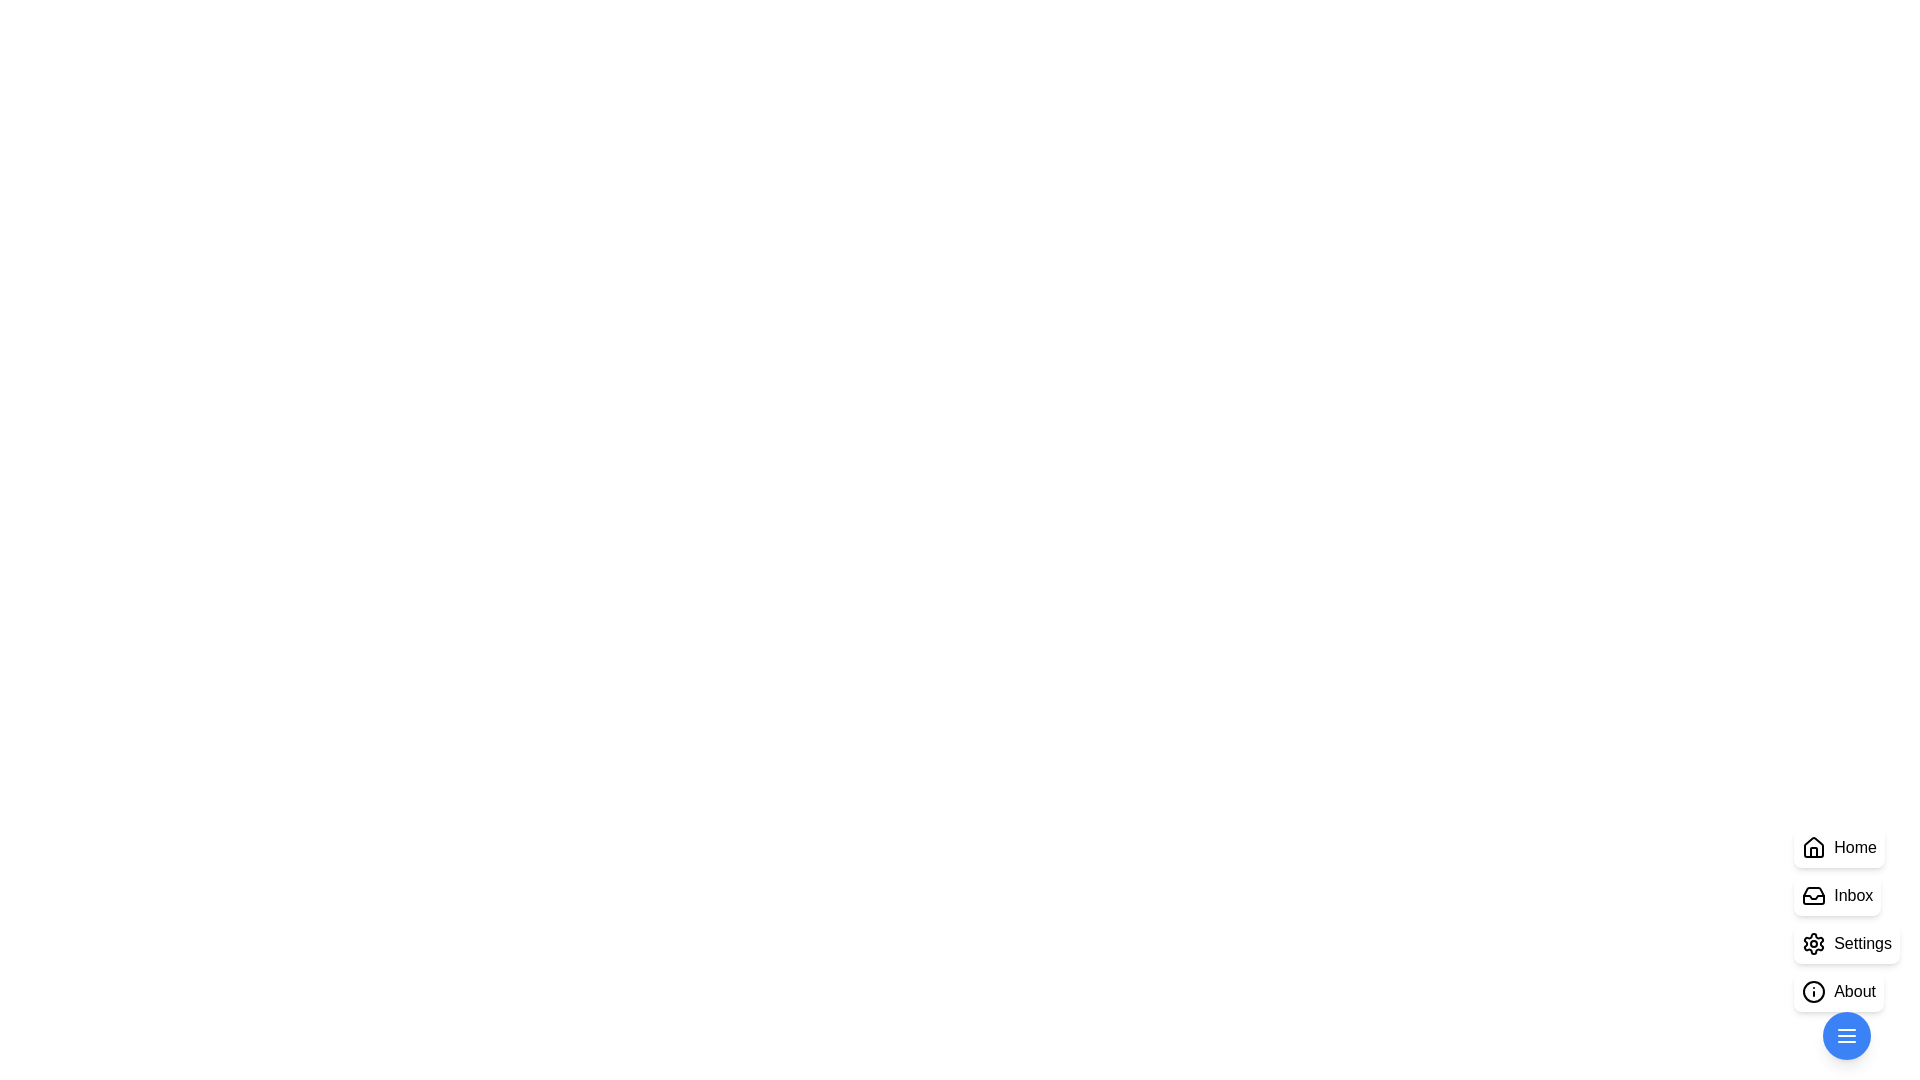  Describe the element at coordinates (1839, 991) in the screenshot. I see `the 'About' button in the StylishSpeedDial component` at that location.